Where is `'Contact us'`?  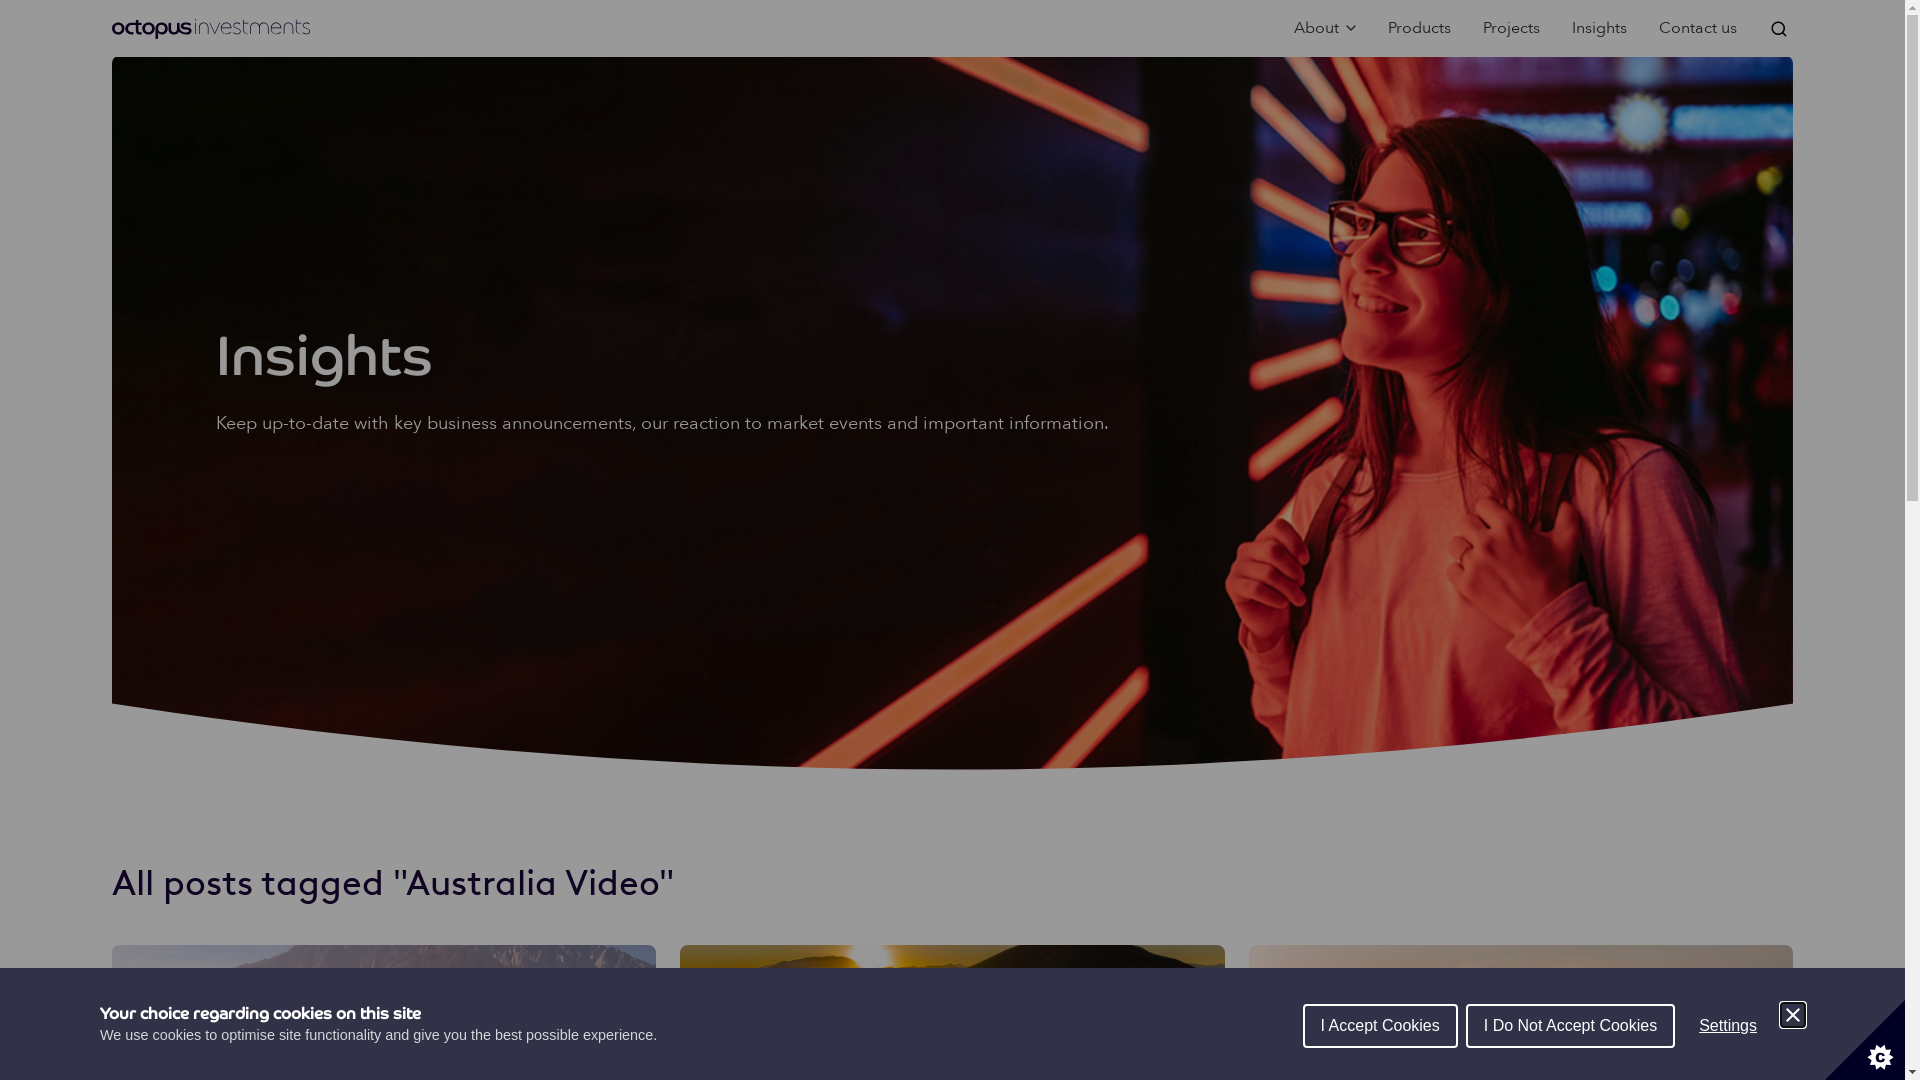
'Contact us' is located at coordinates (1697, 27).